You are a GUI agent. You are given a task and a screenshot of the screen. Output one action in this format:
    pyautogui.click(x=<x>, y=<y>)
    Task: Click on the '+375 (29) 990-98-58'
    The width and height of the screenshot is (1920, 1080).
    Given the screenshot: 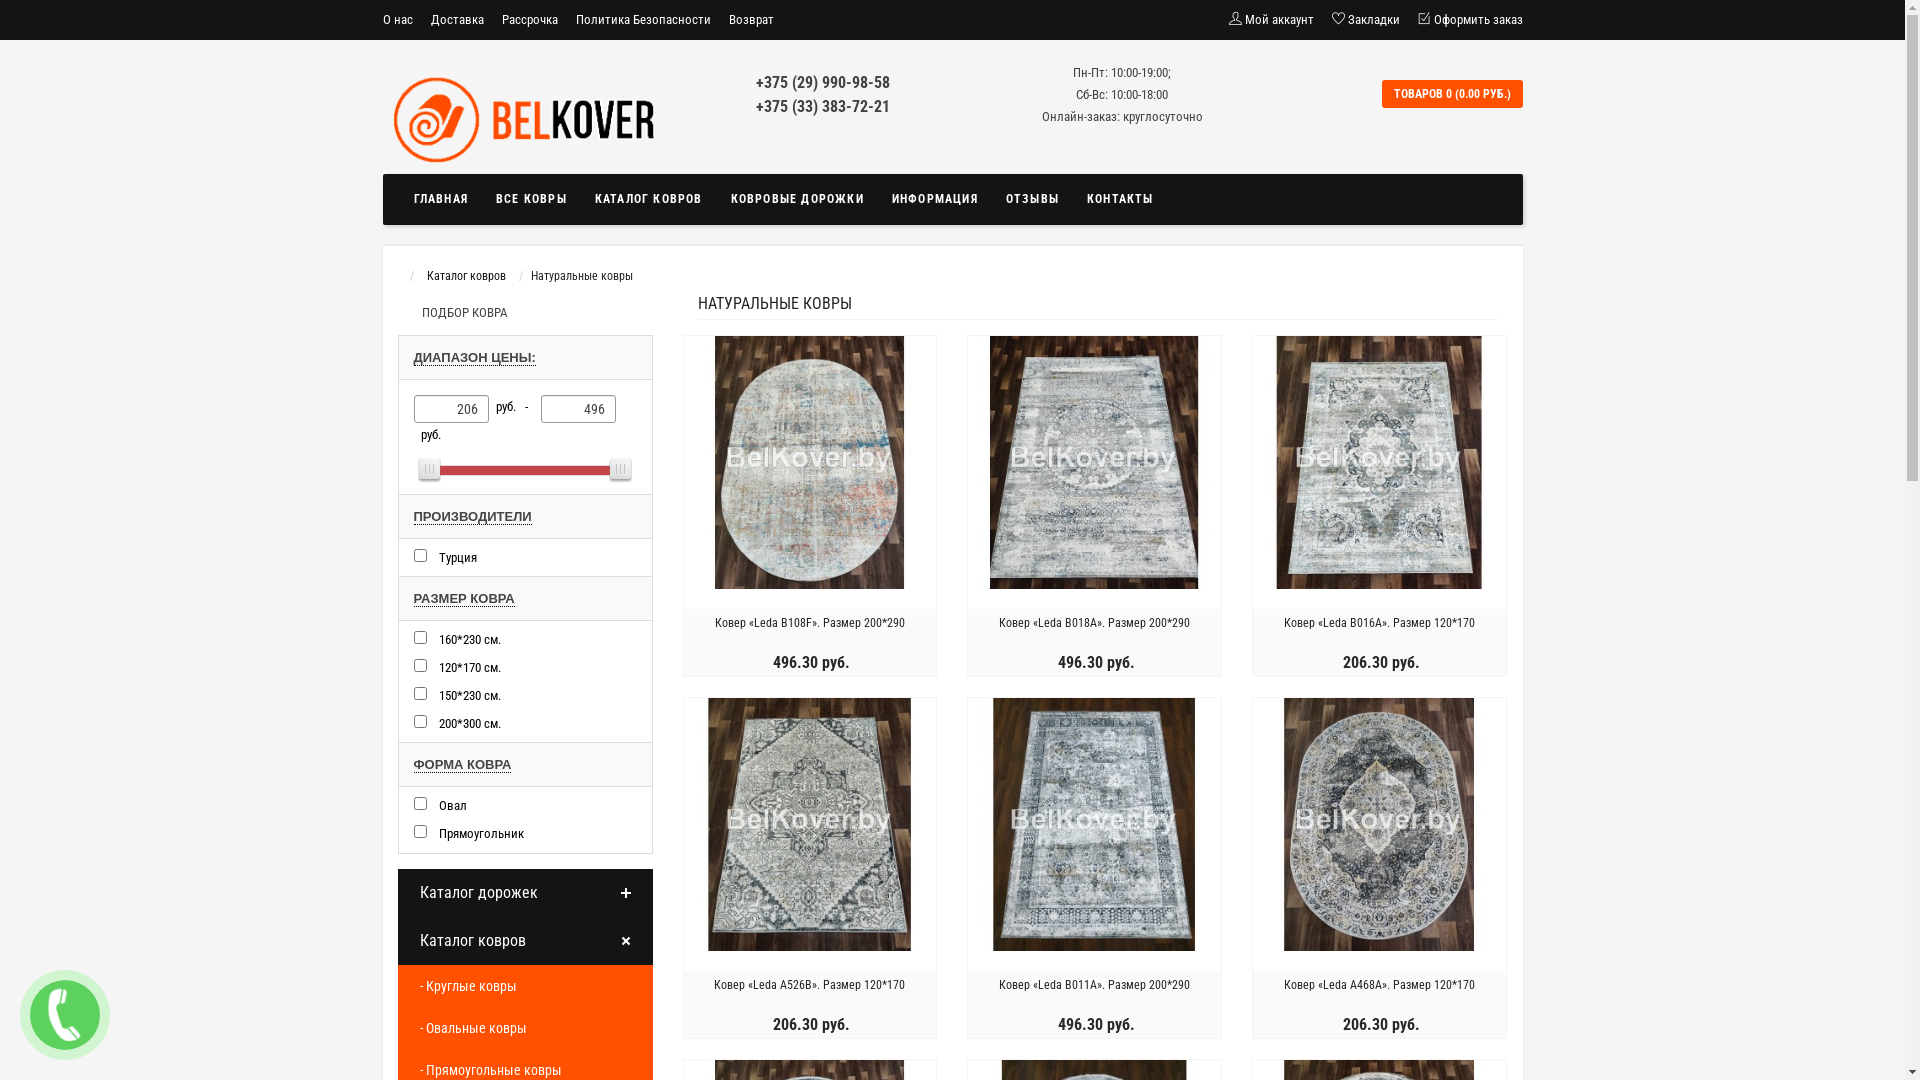 What is the action you would take?
    pyautogui.click(x=754, y=81)
    